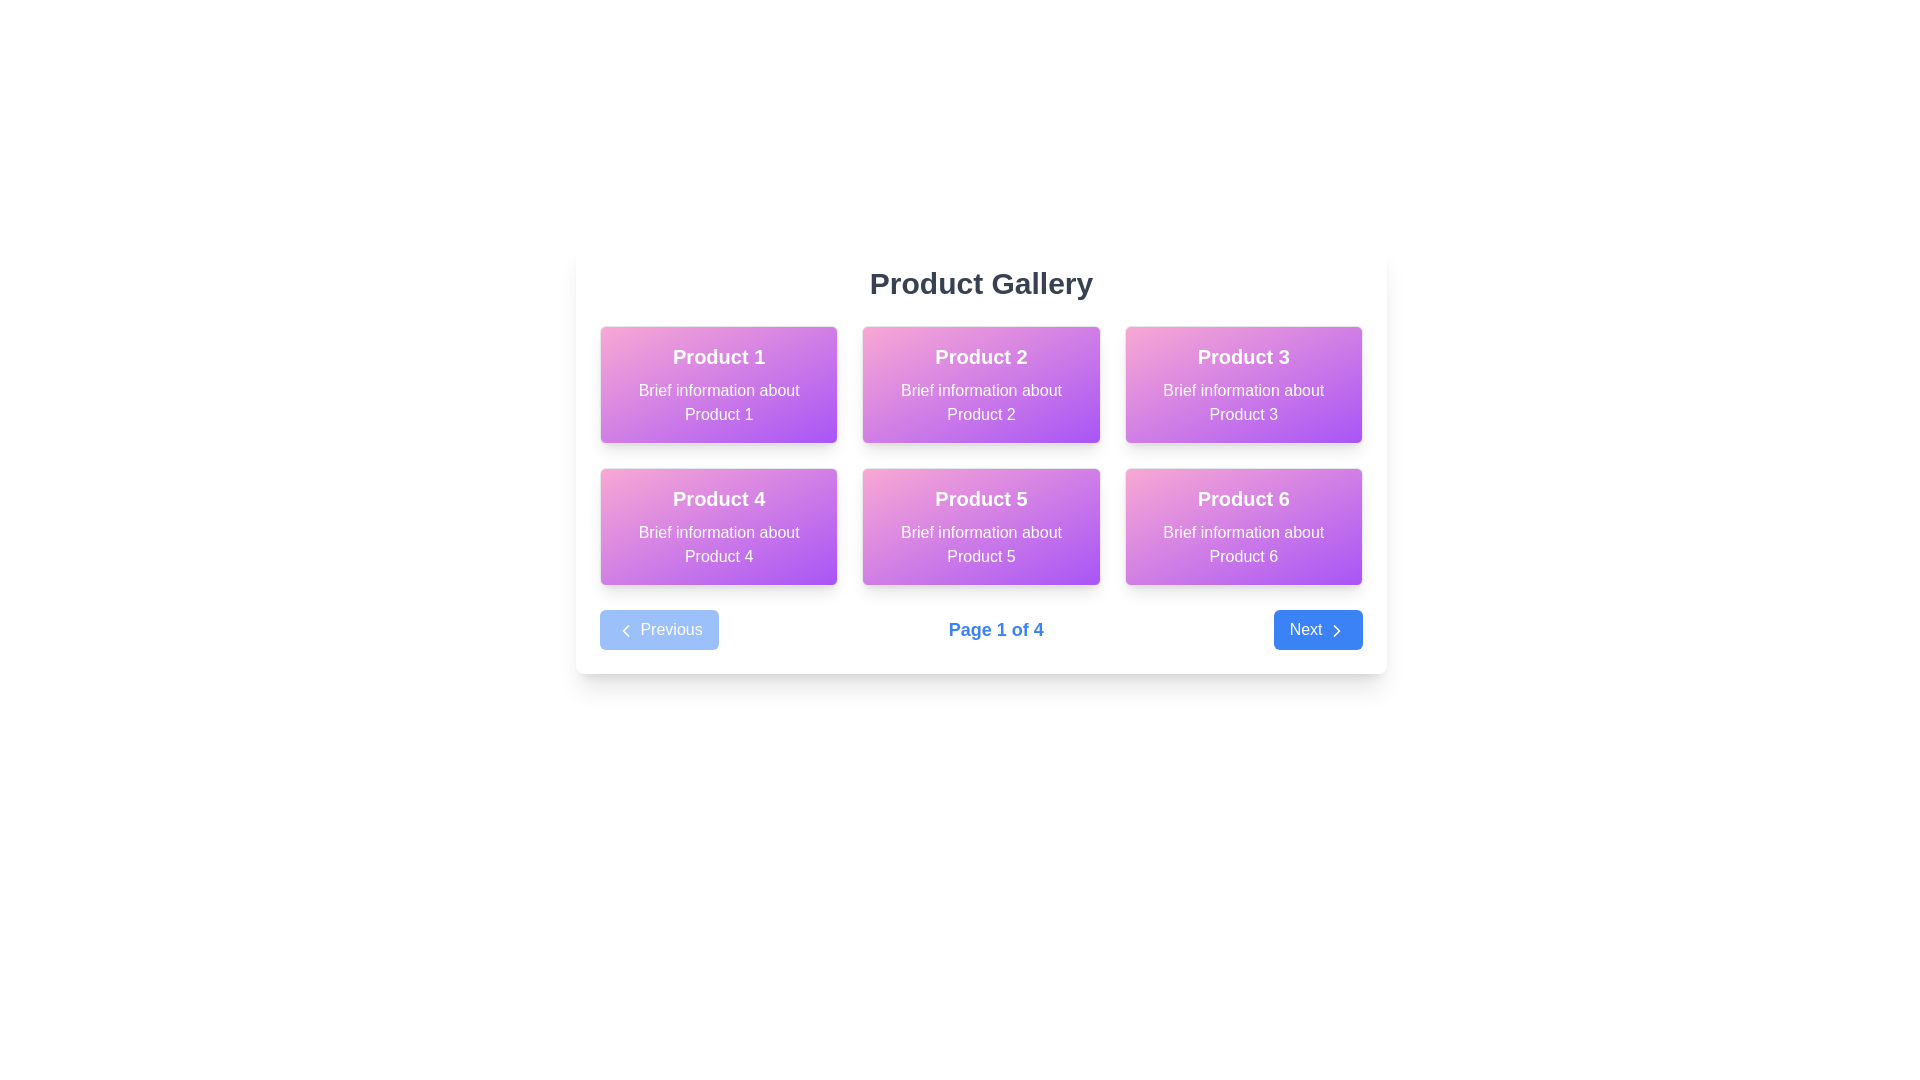 This screenshot has height=1080, width=1920. What do you see at coordinates (1242, 385) in the screenshot?
I see `the Information Card displaying details about 'Product 3', located in the top-right corner of the grid, specifically at the third position in the first row` at bounding box center [1242, 385].